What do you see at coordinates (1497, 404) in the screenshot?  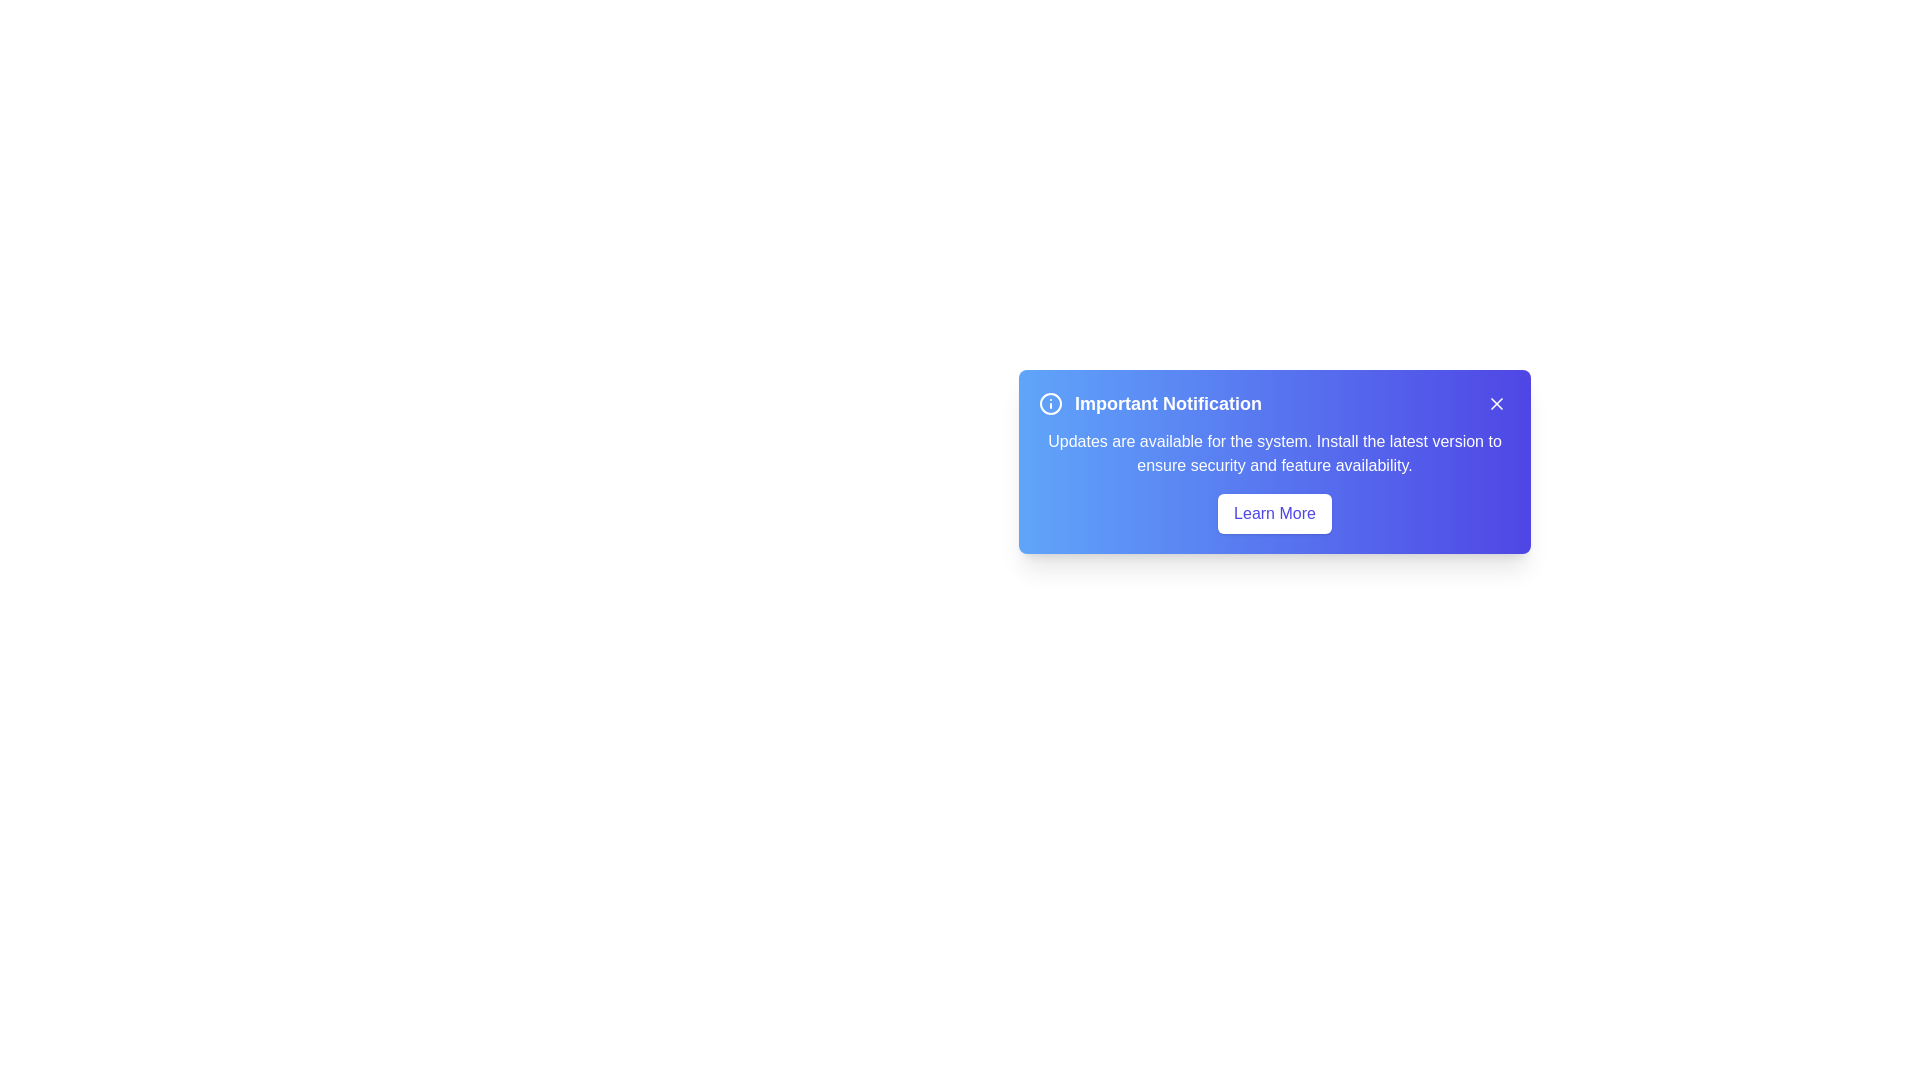 I see `the close button in the top-right corner of the alert` at bounding box center [1497, 404].